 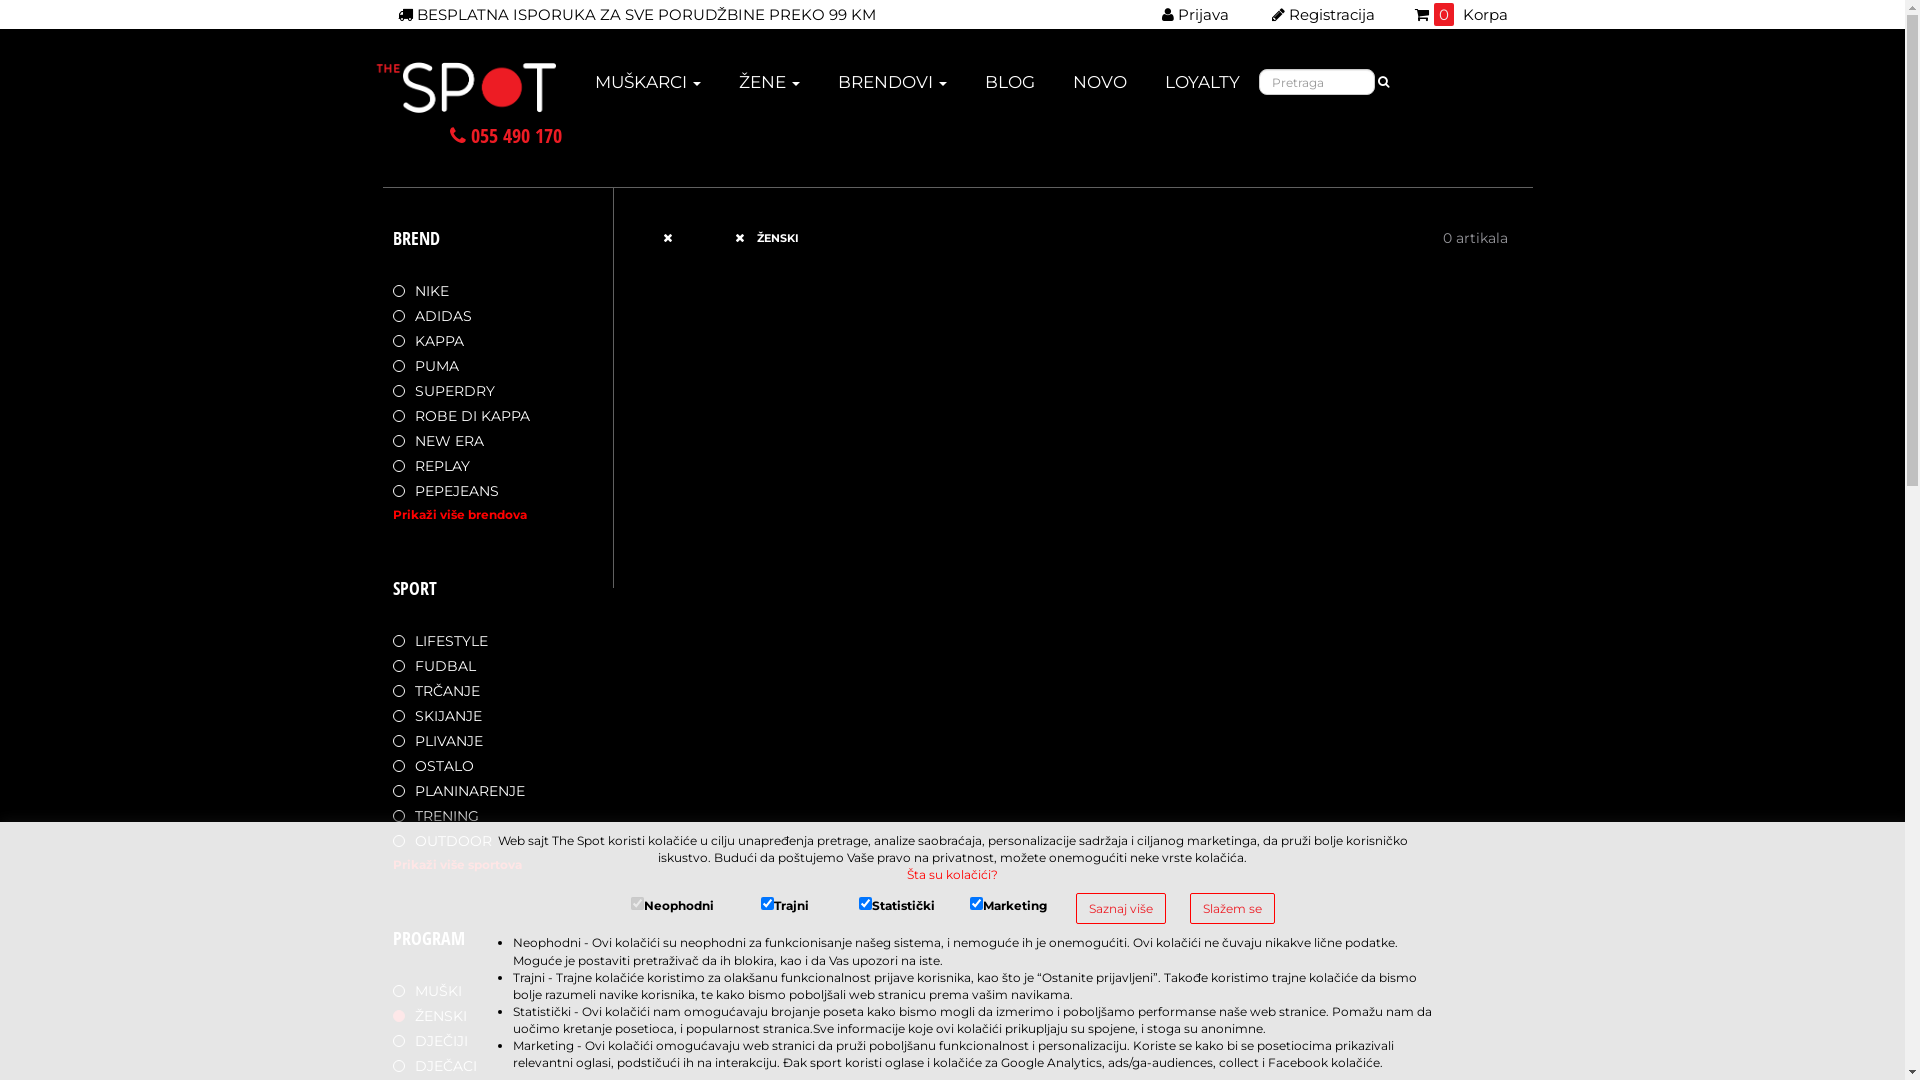 What do you see at coordinates (505, 135) in the screenshot?
I see `'055 490 170'` at bounding box center [505, 135].